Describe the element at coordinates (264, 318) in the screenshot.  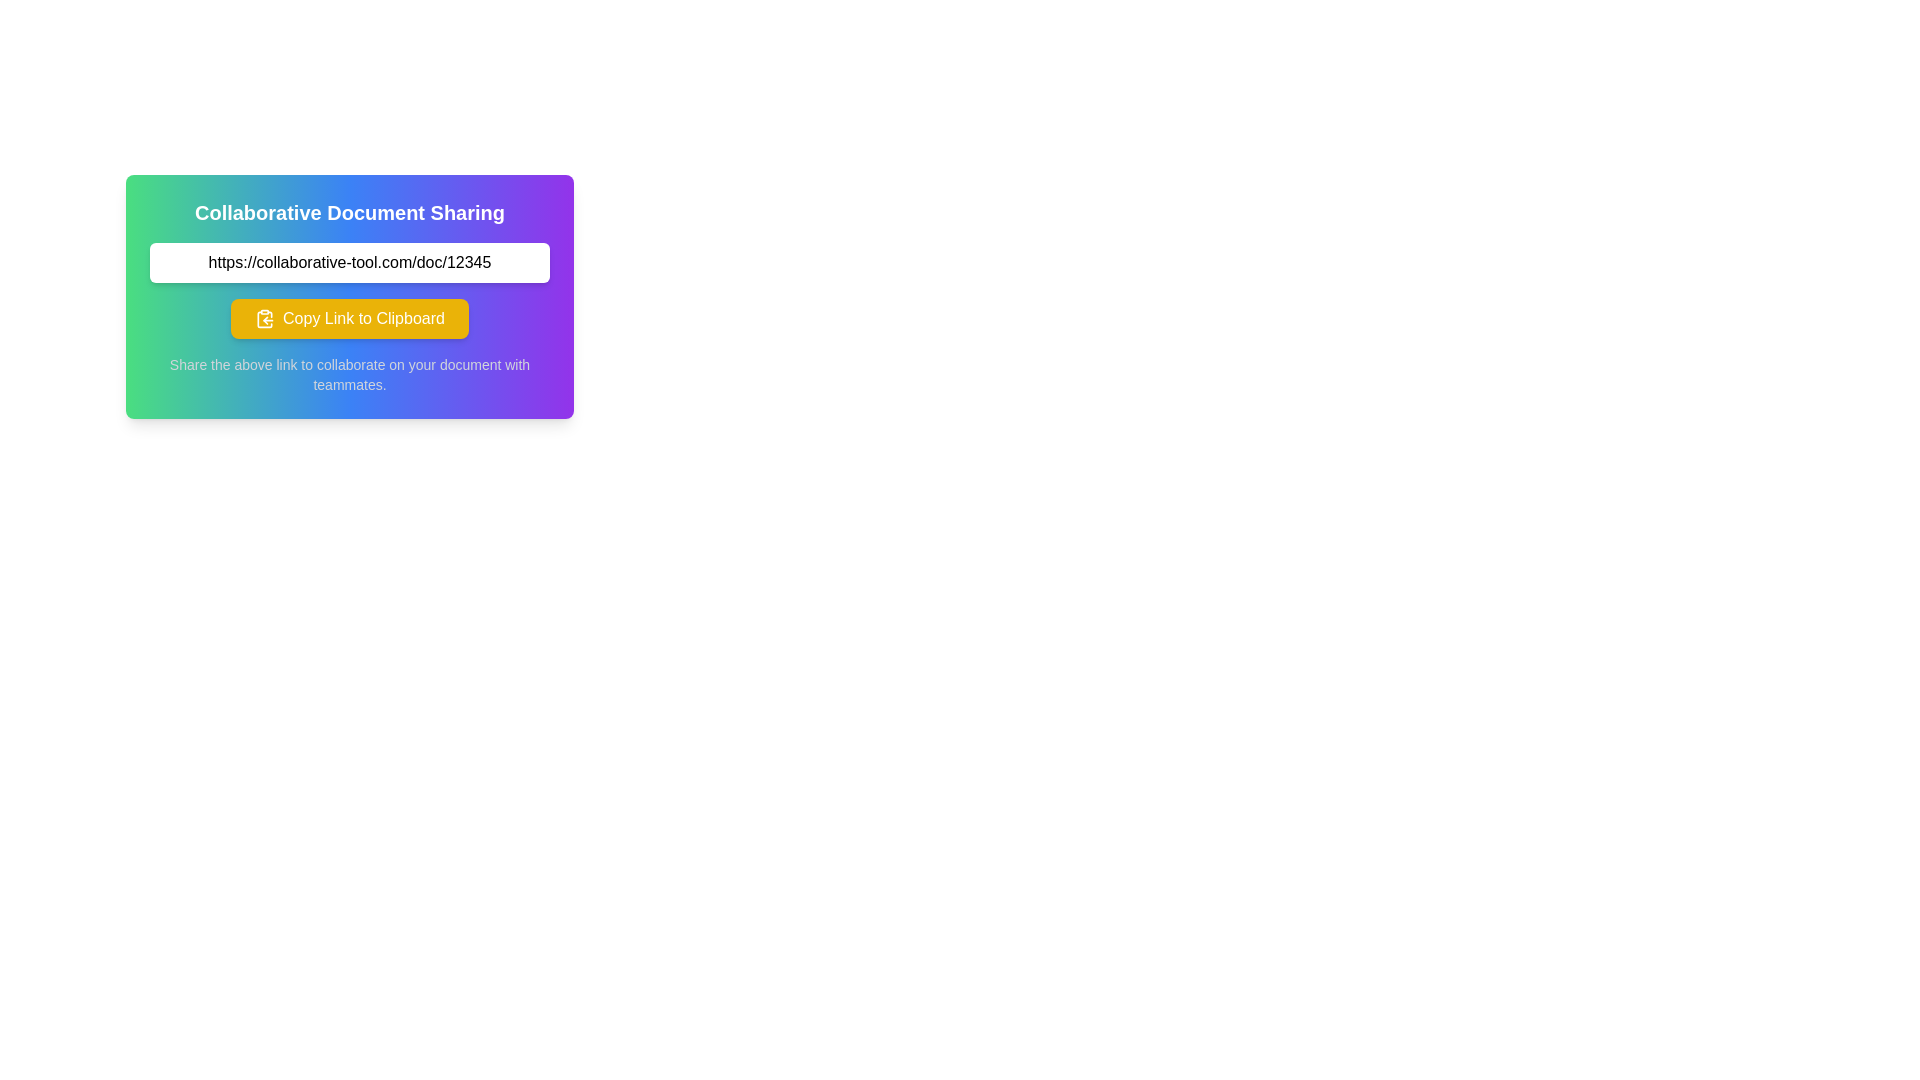
I see `the graphical icon resembling a clipboard with a copying arrow` at that location.